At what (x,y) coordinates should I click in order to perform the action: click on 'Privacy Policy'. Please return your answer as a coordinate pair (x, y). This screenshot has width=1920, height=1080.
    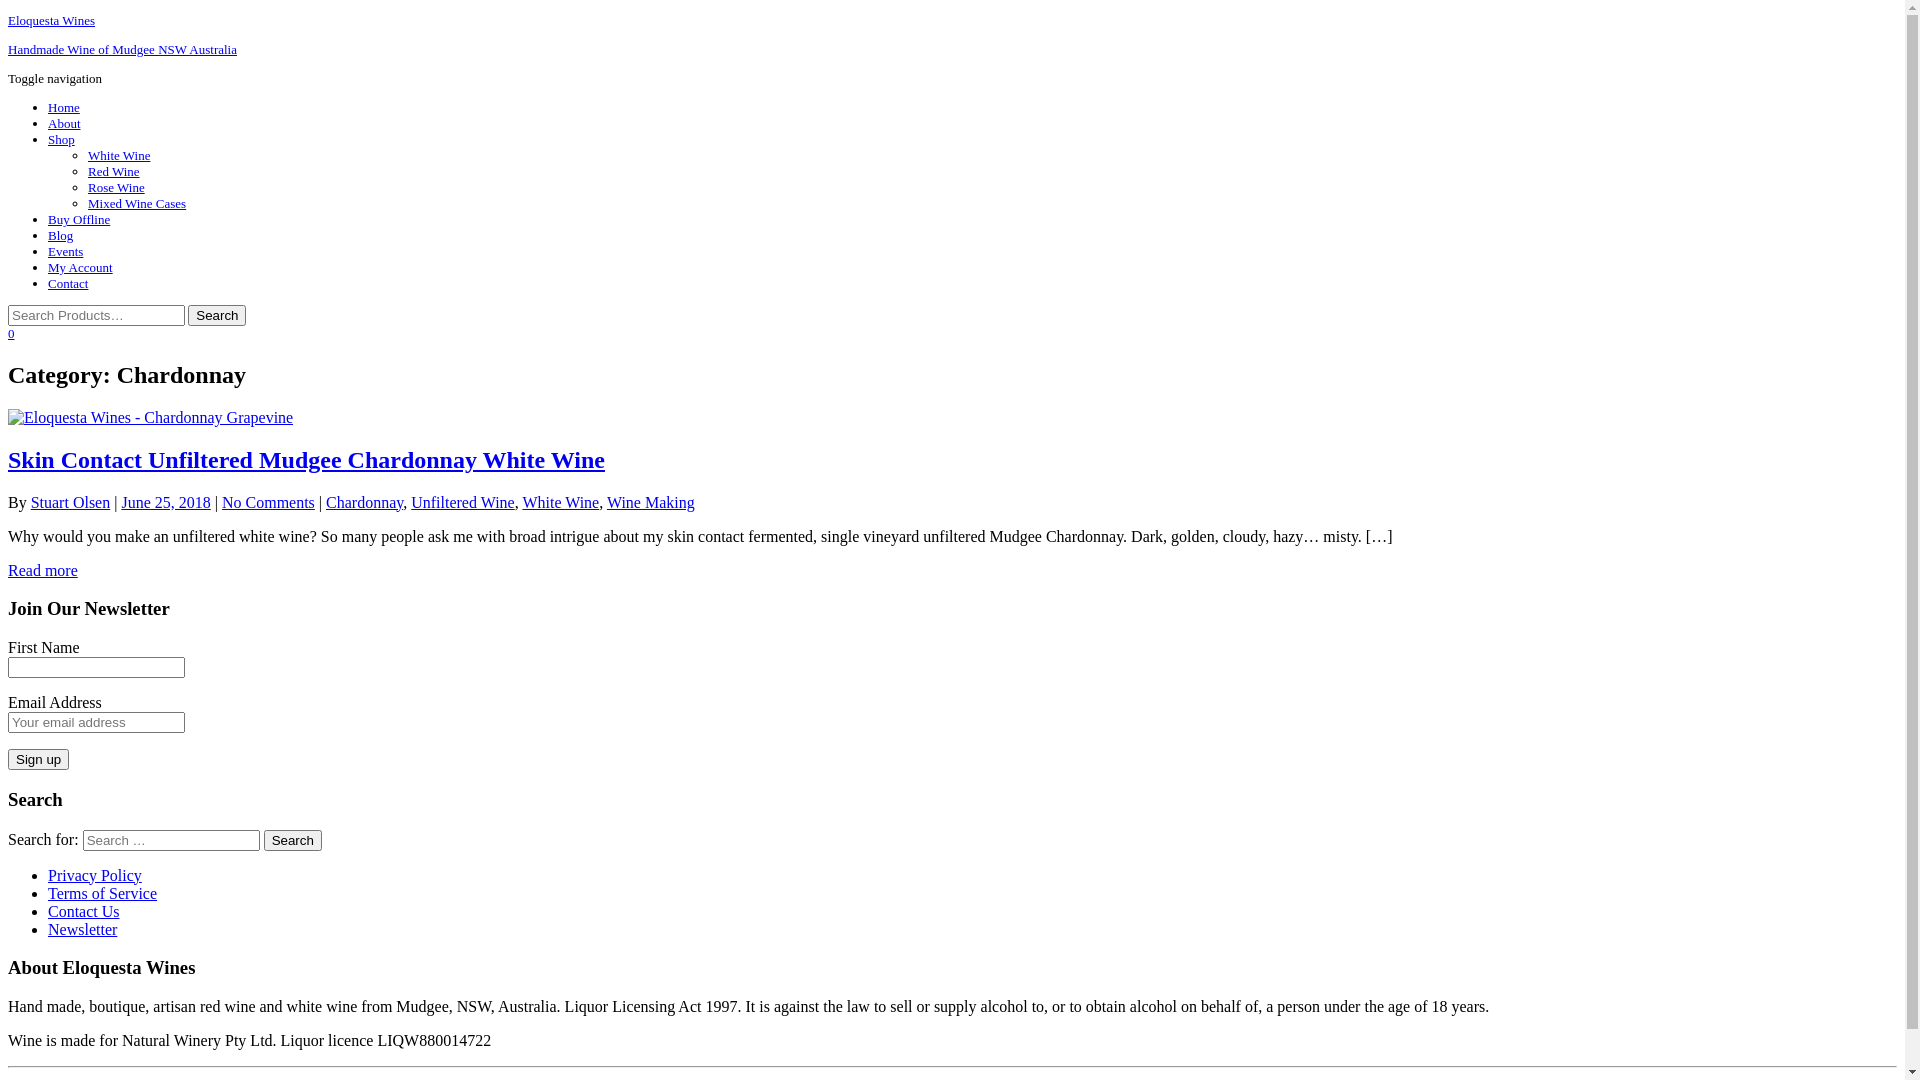
    Looking at the image, I should click on (94, 873).